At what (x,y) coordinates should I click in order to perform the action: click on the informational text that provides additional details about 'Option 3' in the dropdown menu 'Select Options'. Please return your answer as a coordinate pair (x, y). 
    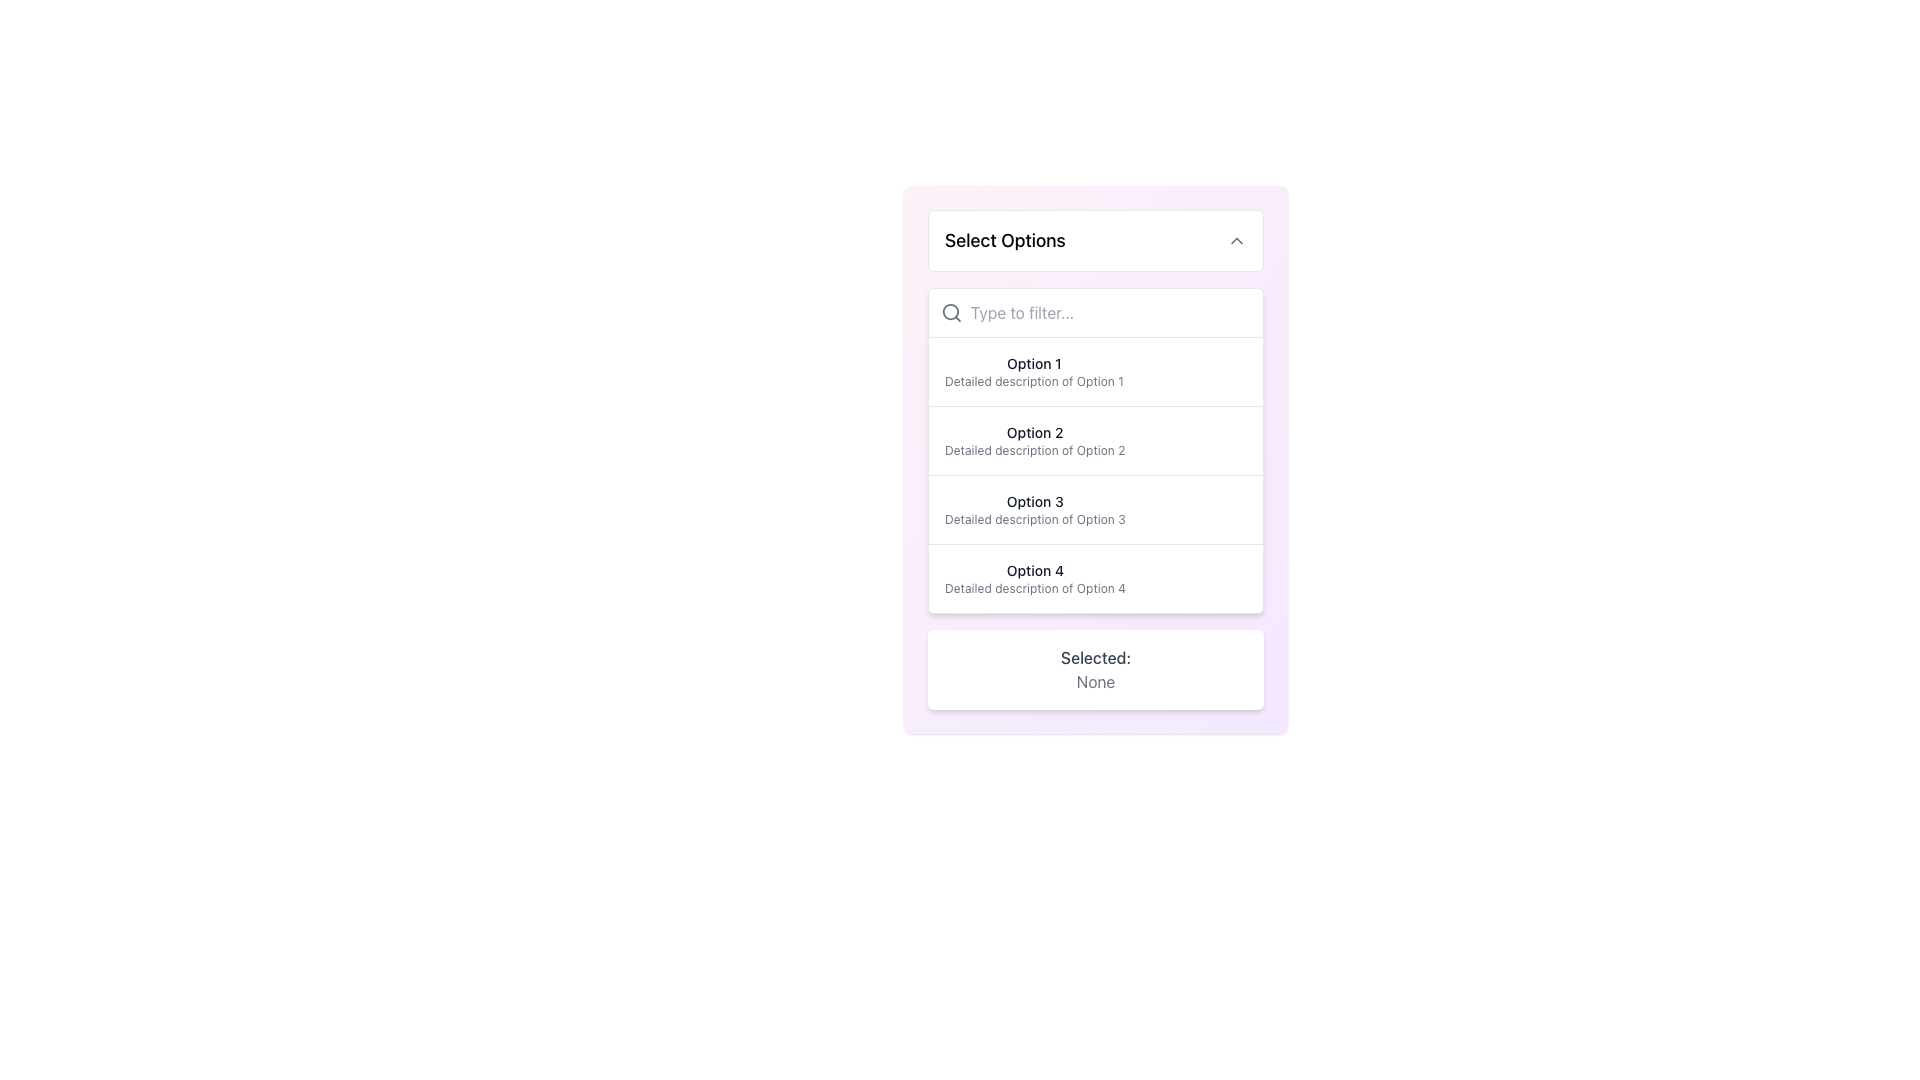
    Looking at the image, I should click on (1035, 519).